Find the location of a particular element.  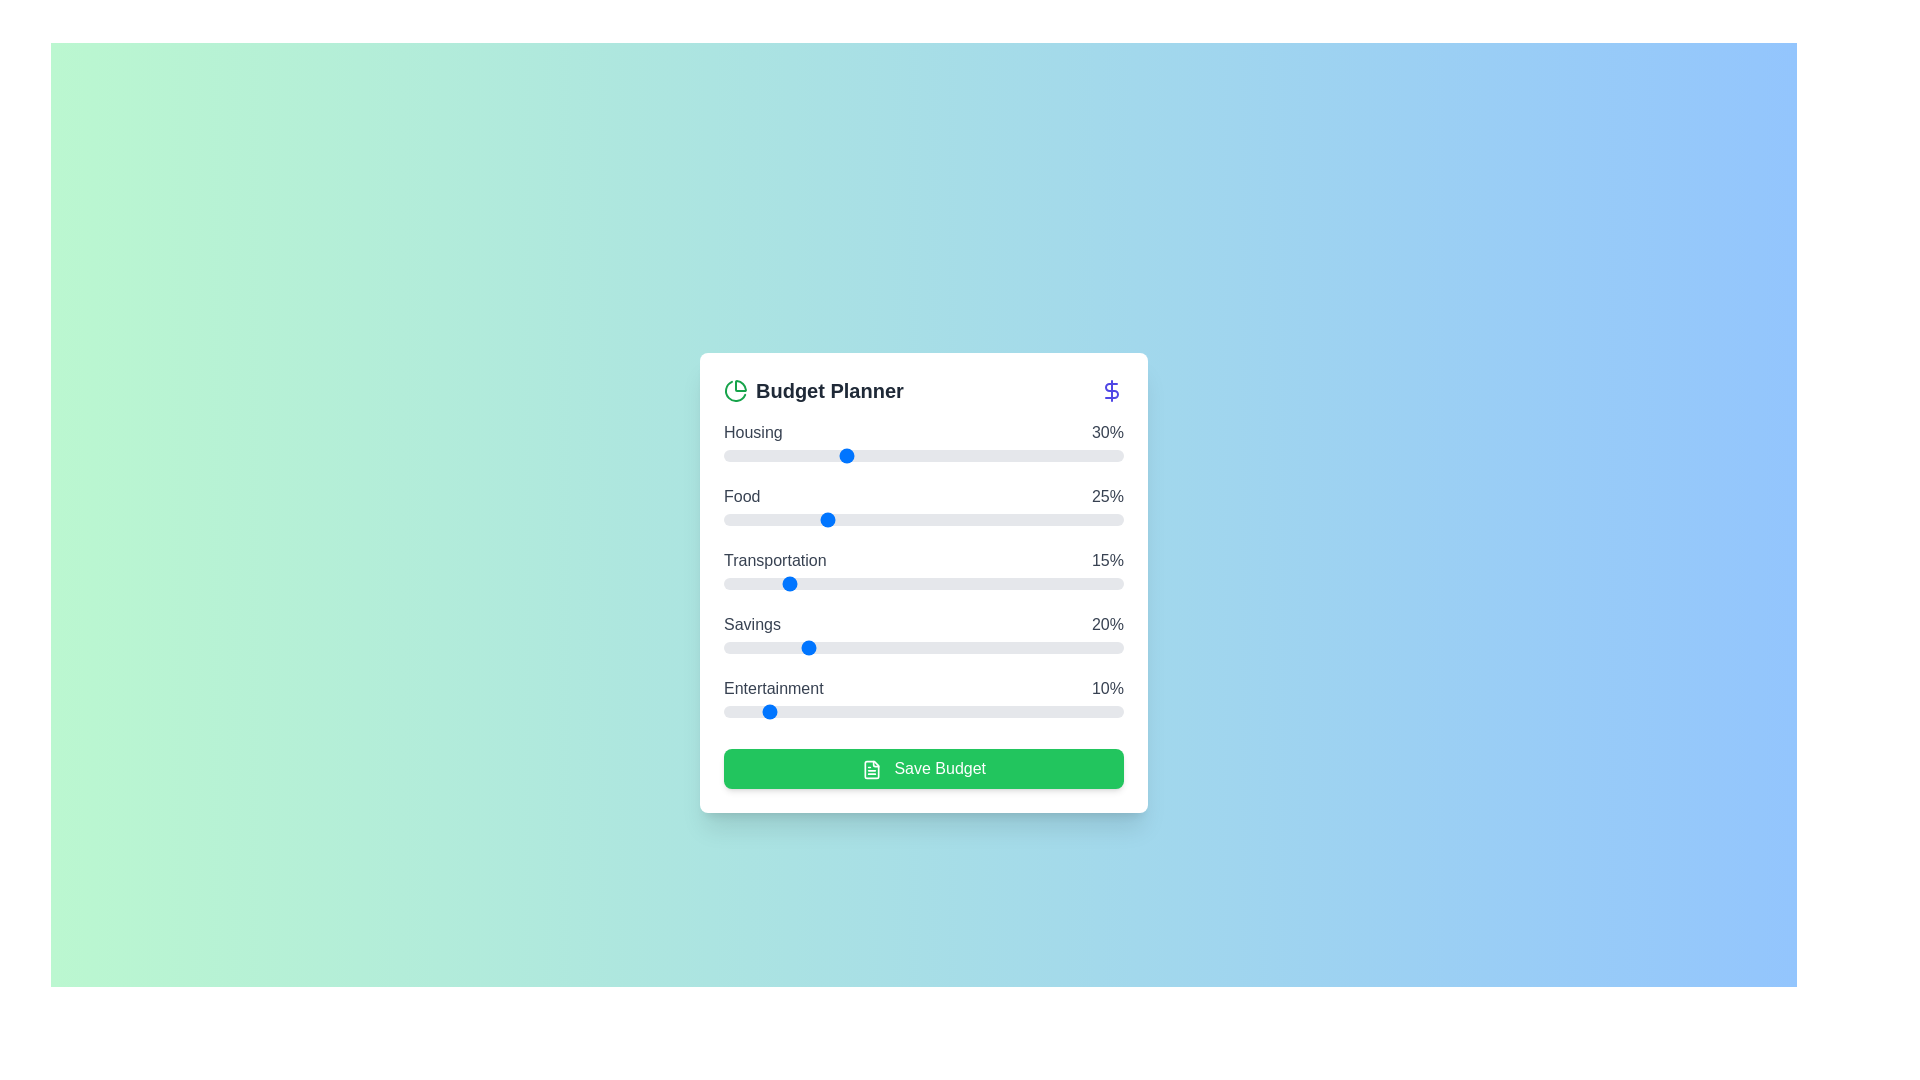

the 'Transportation' slider to 89% is located at coordinates (1079, 583).